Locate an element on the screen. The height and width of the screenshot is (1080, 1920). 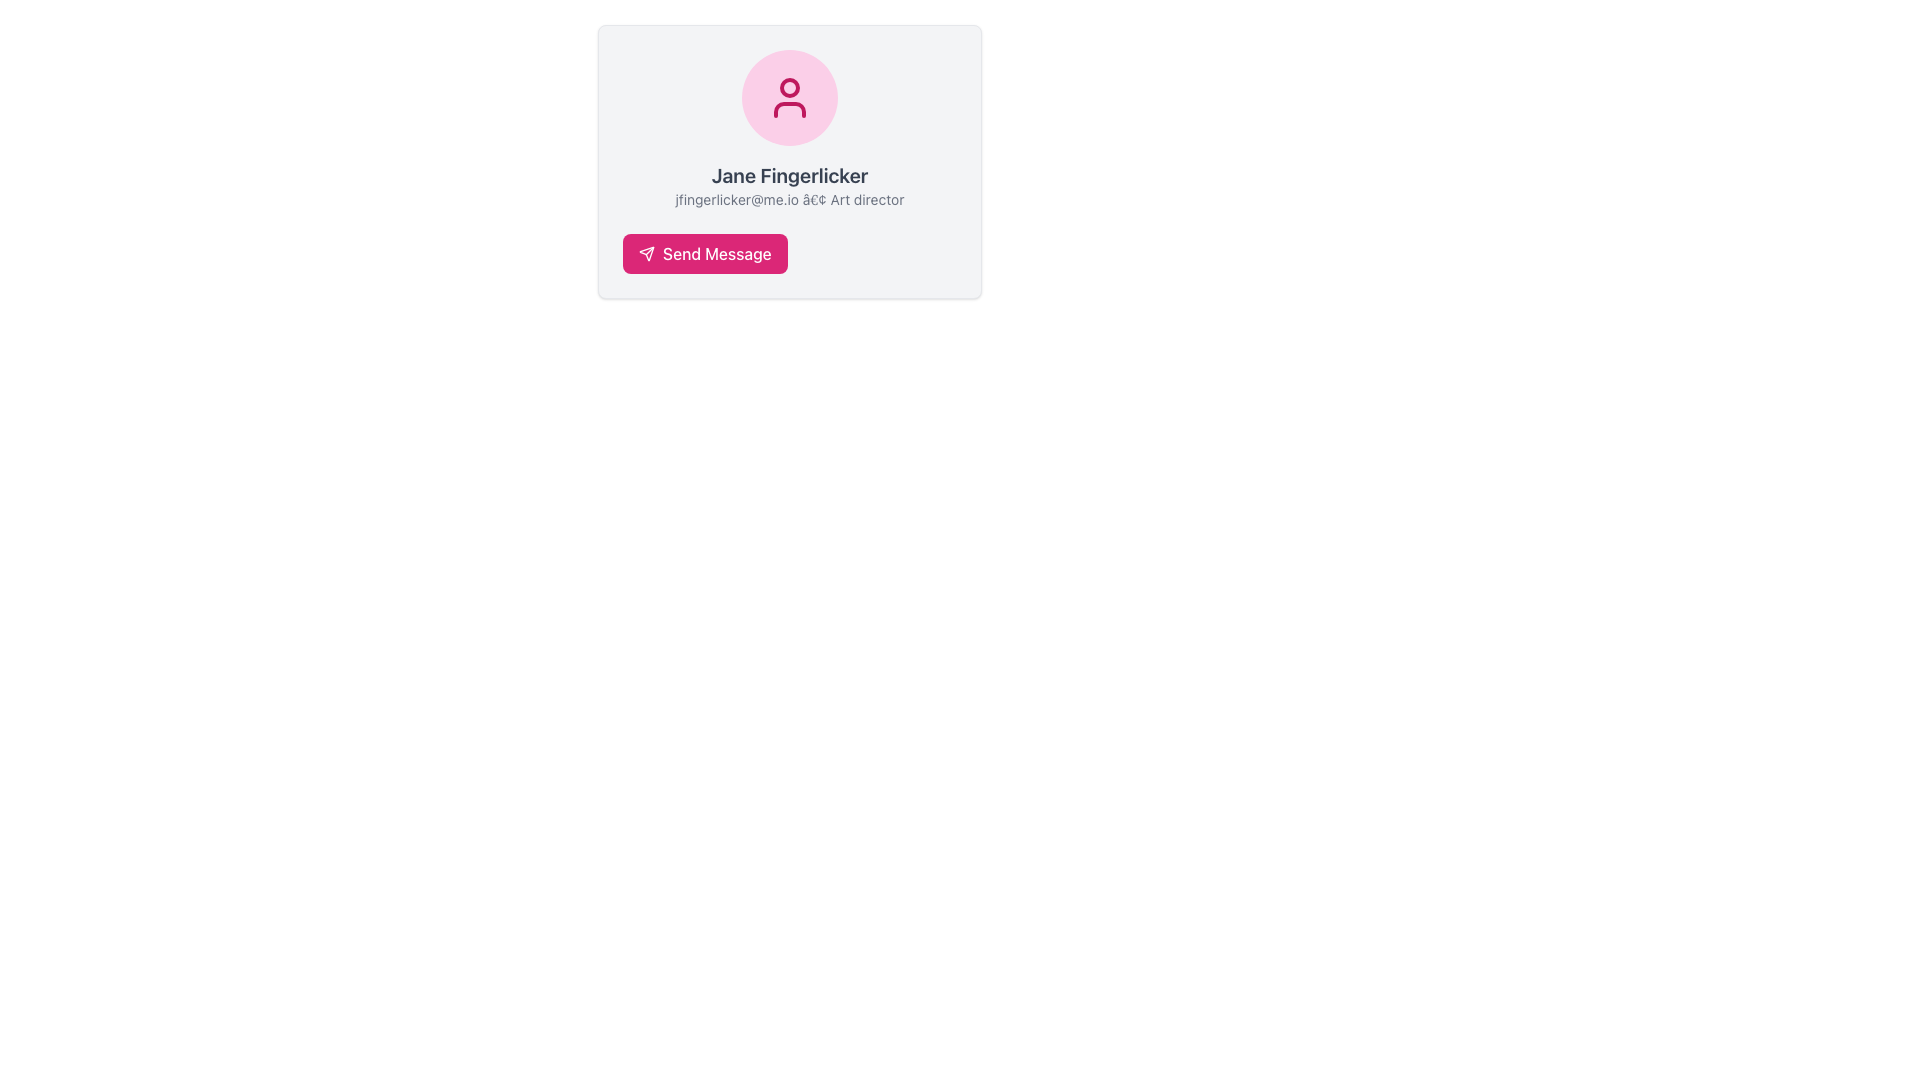
the profile icon, which is a decorative and indicative icon located within a pink circular background above the name 'Jane Fingerlicker' is located at coordinates (789, 97).